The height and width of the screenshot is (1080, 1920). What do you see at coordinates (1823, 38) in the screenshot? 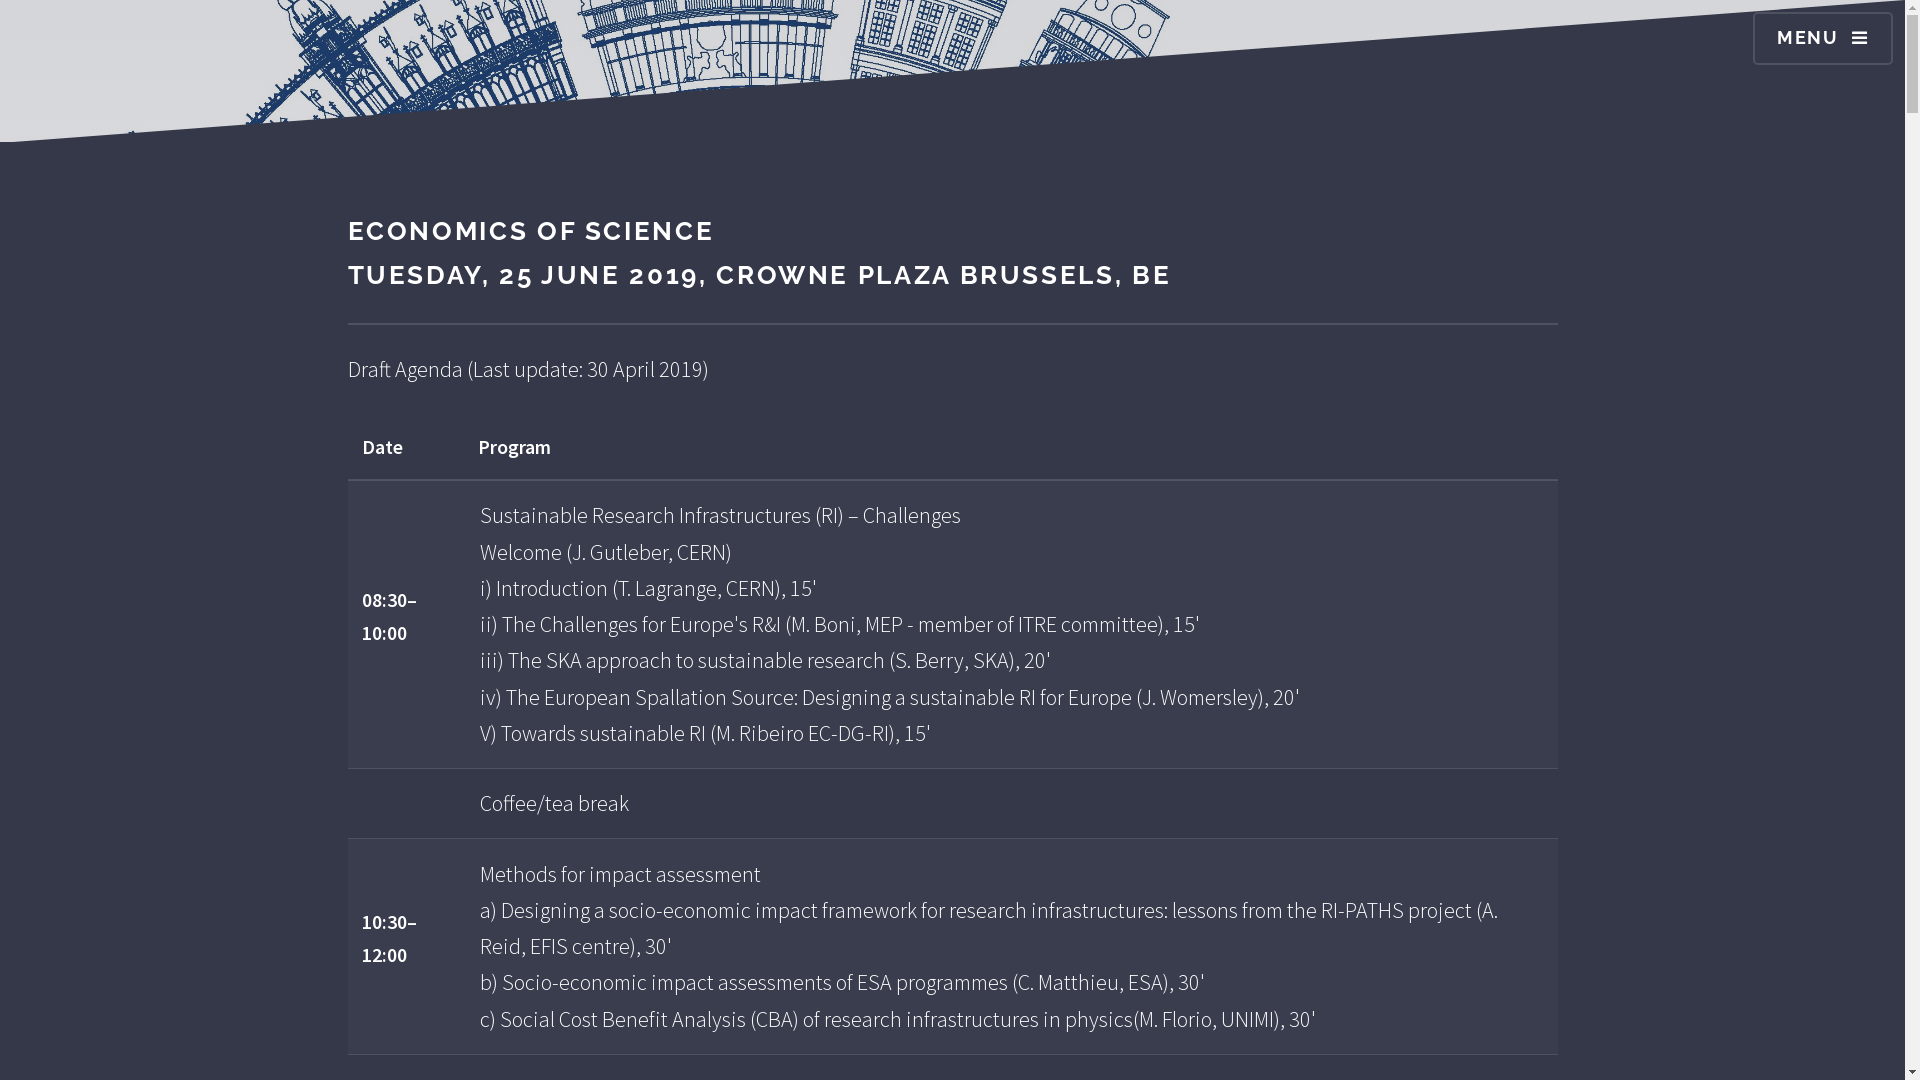
I see `'MENU'` at bounding box center [1823, 38].